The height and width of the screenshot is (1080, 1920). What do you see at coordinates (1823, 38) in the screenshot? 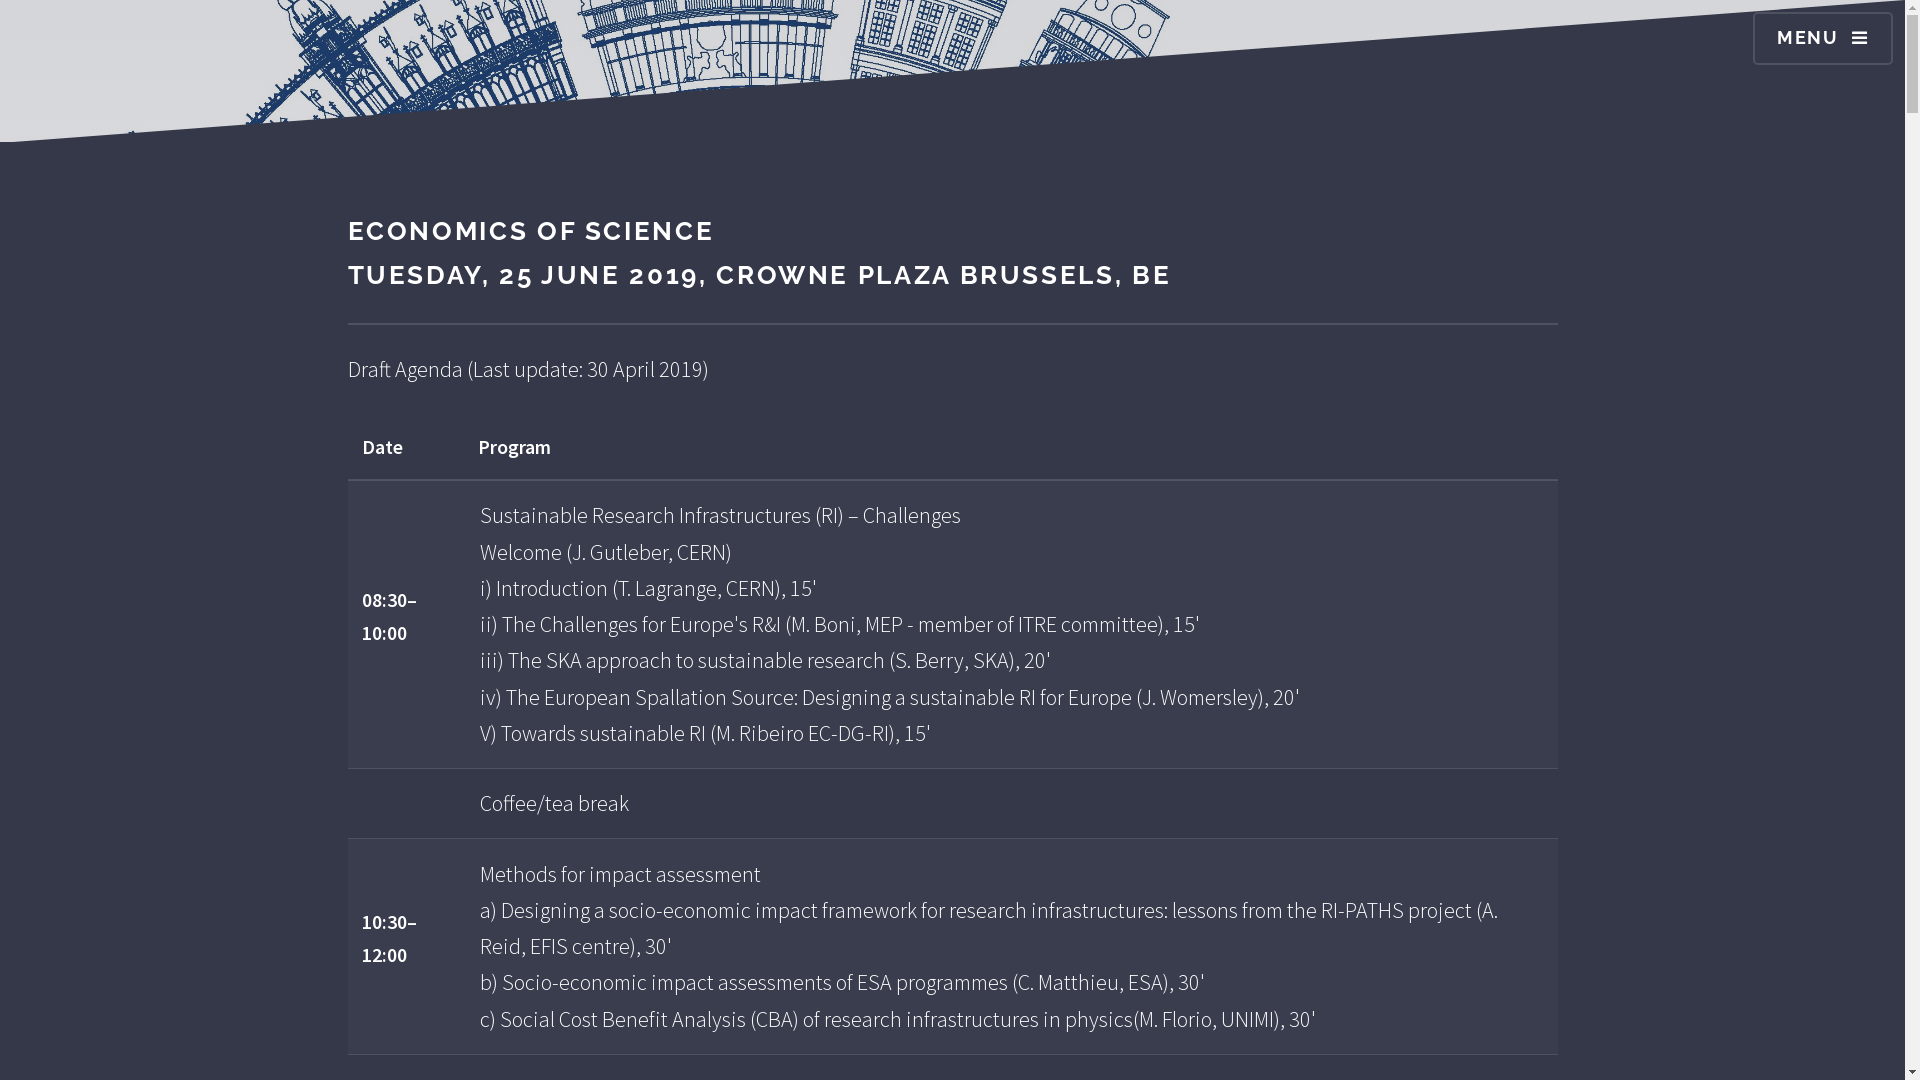
I see `'MENU'` at bounding box center [1823, 38].